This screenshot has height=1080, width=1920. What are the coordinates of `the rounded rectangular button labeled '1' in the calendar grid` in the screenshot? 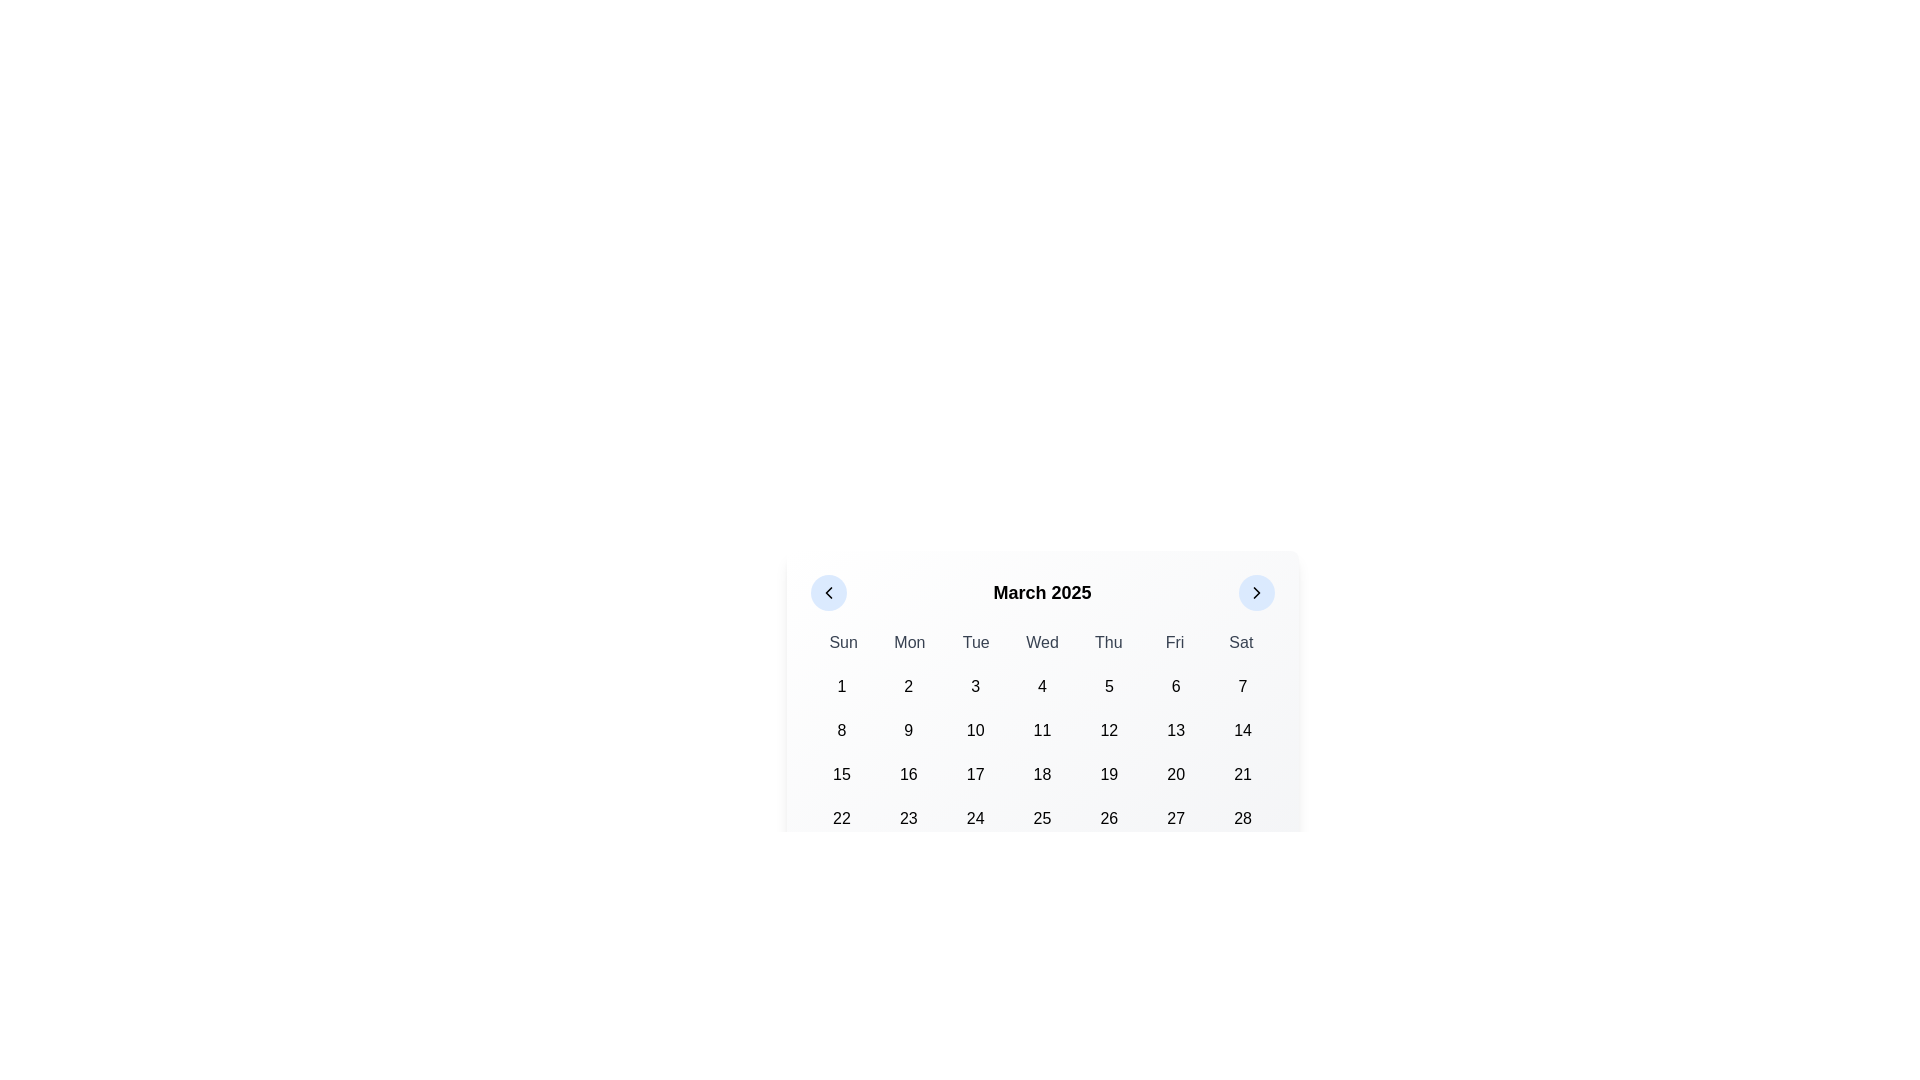 It's located at (841, 685).